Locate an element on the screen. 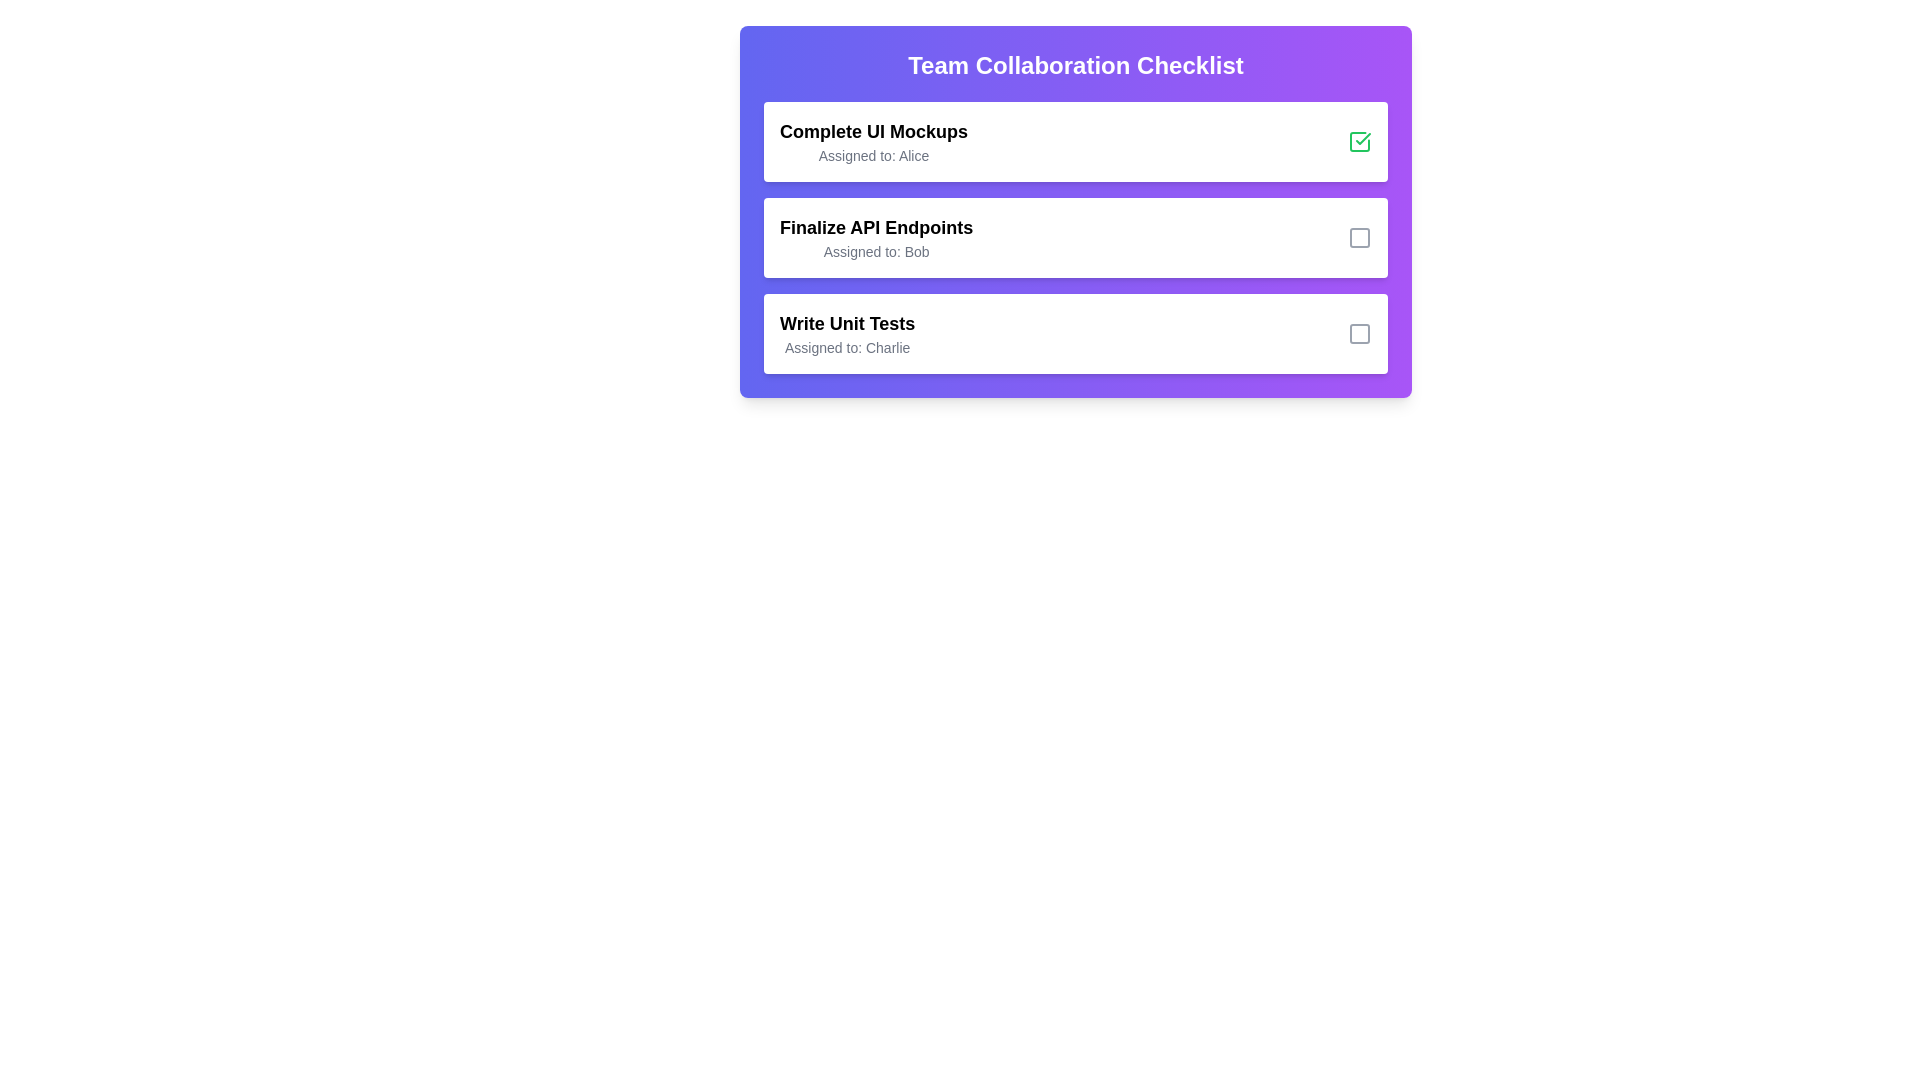  the checkbox or button styled as an outline in light gray, located is located at coordinates (1359, 333).